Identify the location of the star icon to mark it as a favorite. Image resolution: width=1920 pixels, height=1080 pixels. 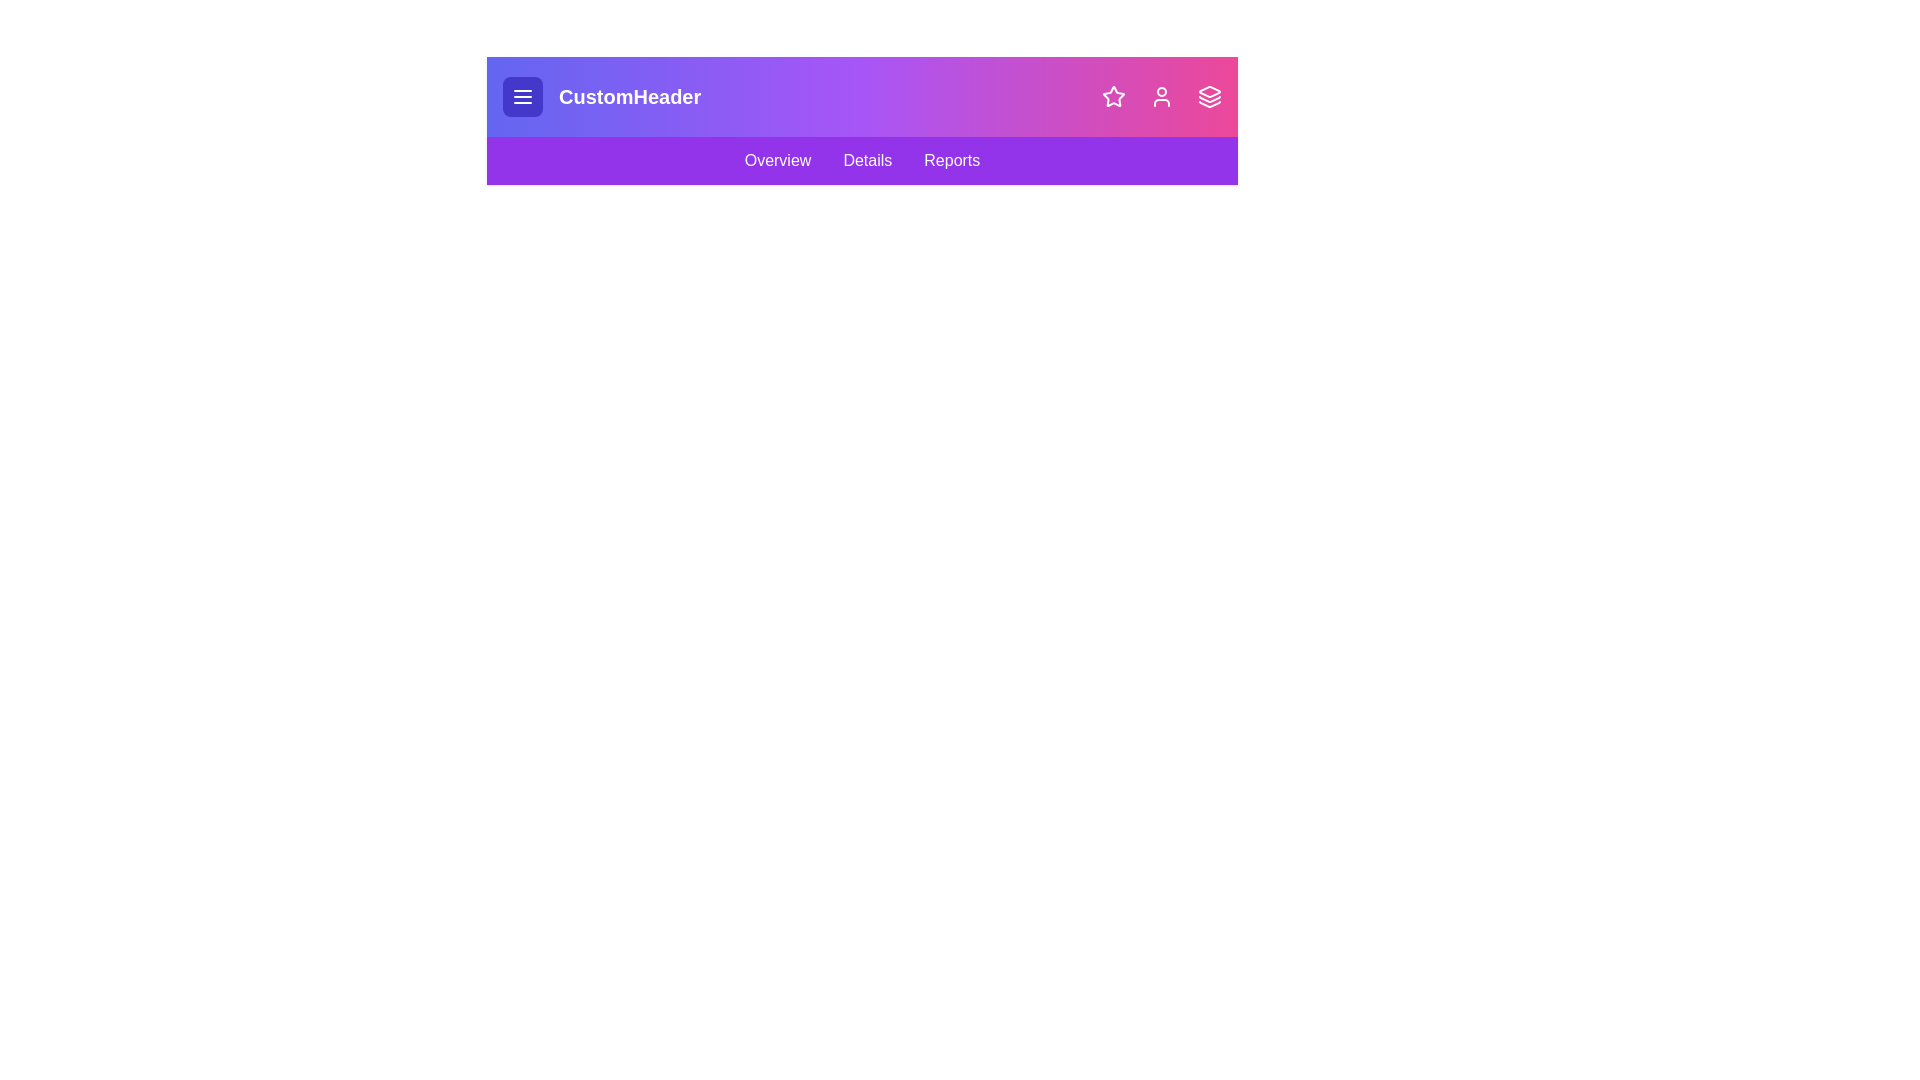
(1112, 96).